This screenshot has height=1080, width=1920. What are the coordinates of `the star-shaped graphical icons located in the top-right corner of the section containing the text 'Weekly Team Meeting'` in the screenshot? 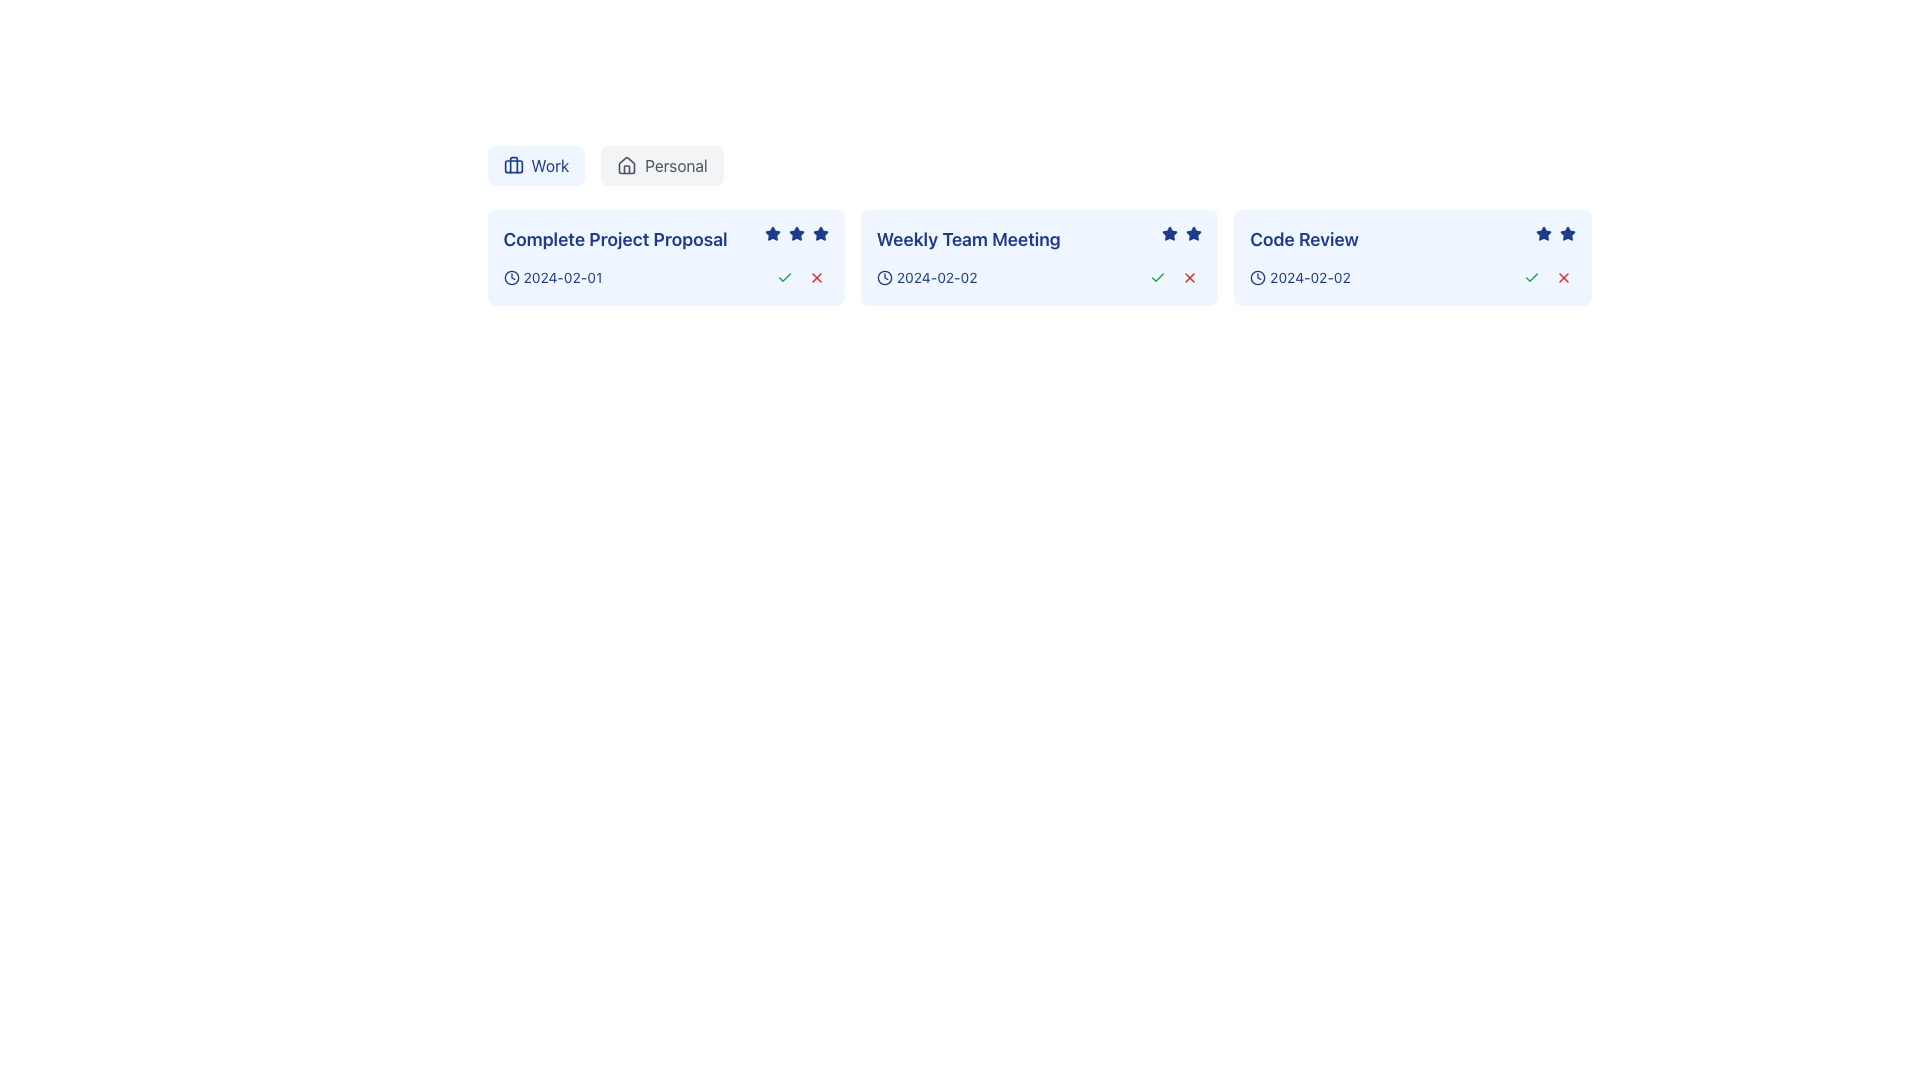 It's located at (1182, 233).